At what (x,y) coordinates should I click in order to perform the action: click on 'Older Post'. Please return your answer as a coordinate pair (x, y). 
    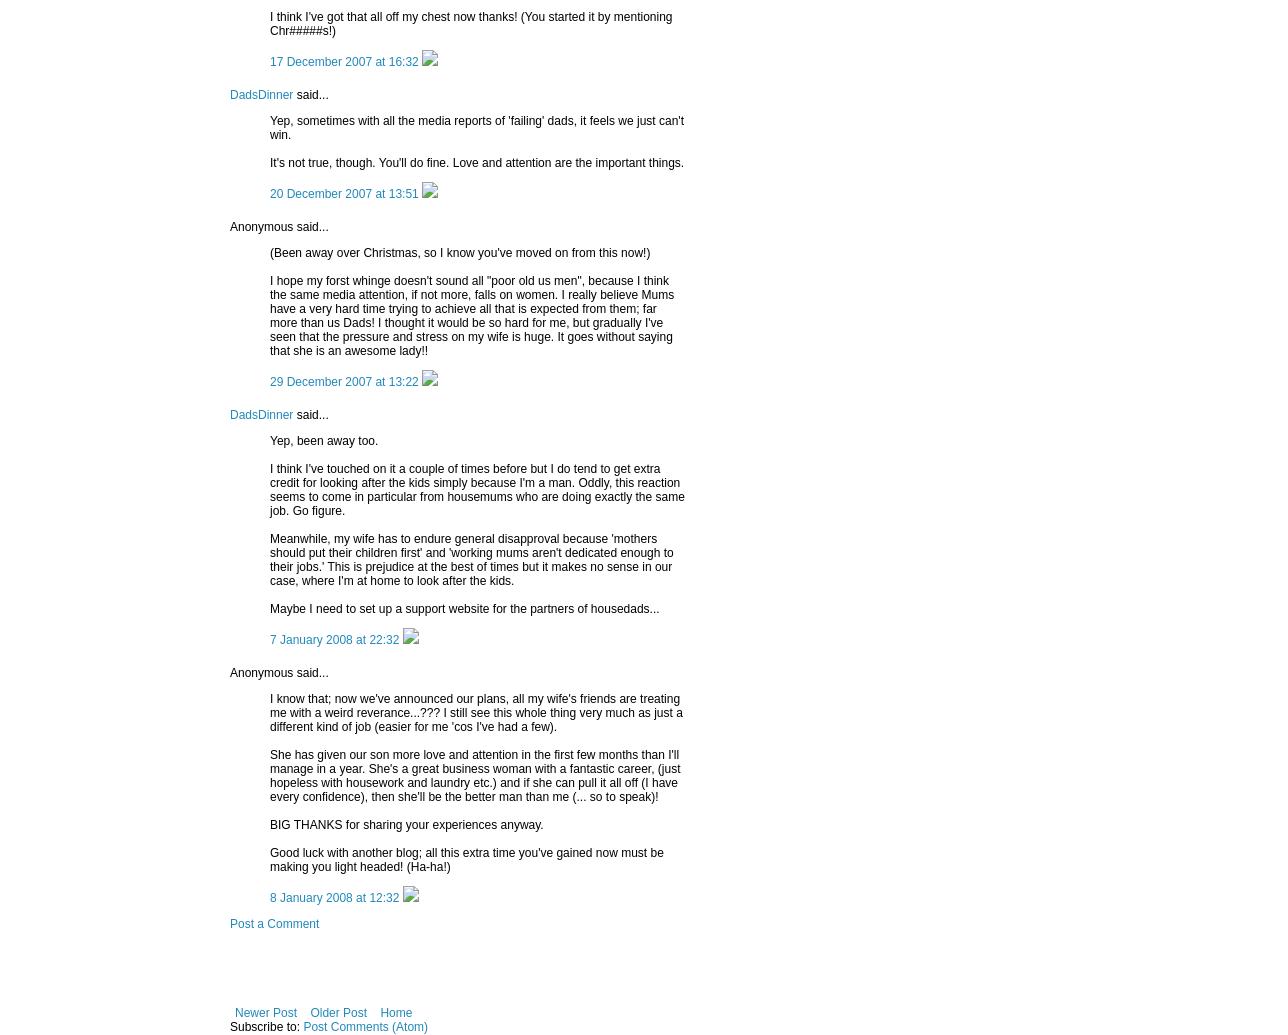
    Looking at the image, I should click on (338, 1011).